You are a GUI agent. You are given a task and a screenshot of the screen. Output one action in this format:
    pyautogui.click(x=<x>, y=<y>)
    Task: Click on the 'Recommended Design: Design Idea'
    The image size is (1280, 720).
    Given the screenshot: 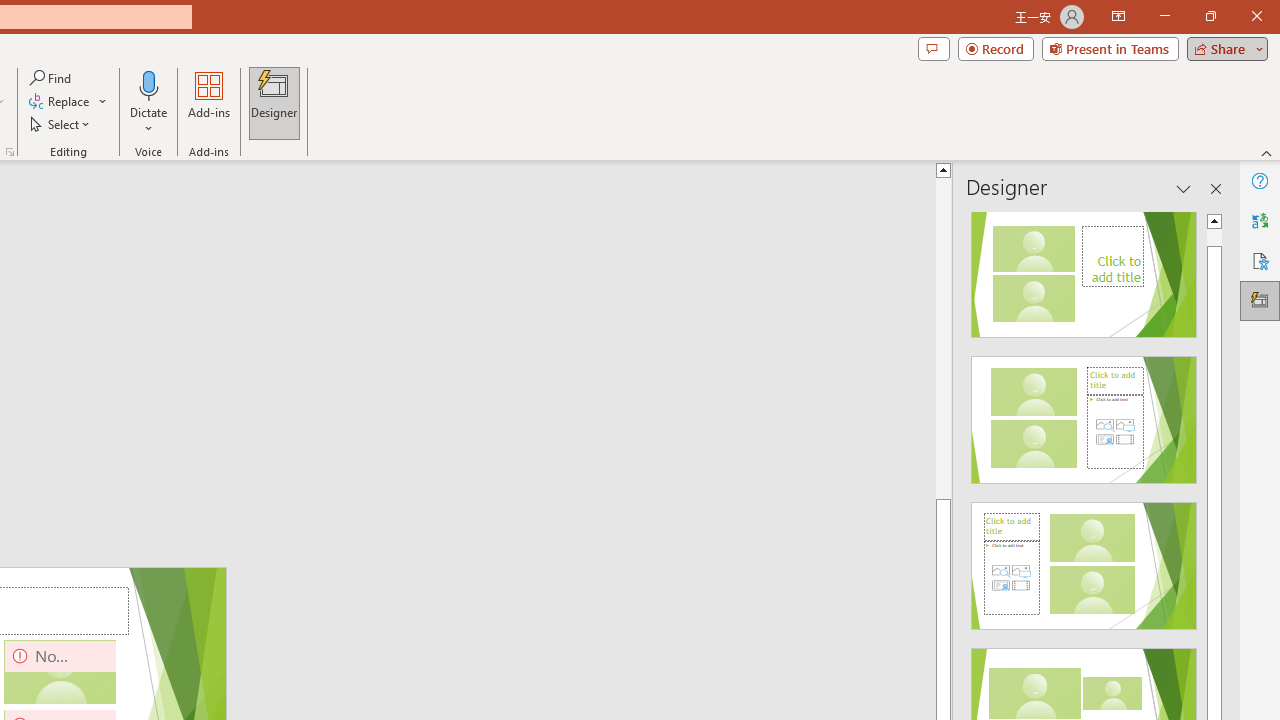 What is the action you would take?
    pyautogui.click(x=1083, y=267)
    